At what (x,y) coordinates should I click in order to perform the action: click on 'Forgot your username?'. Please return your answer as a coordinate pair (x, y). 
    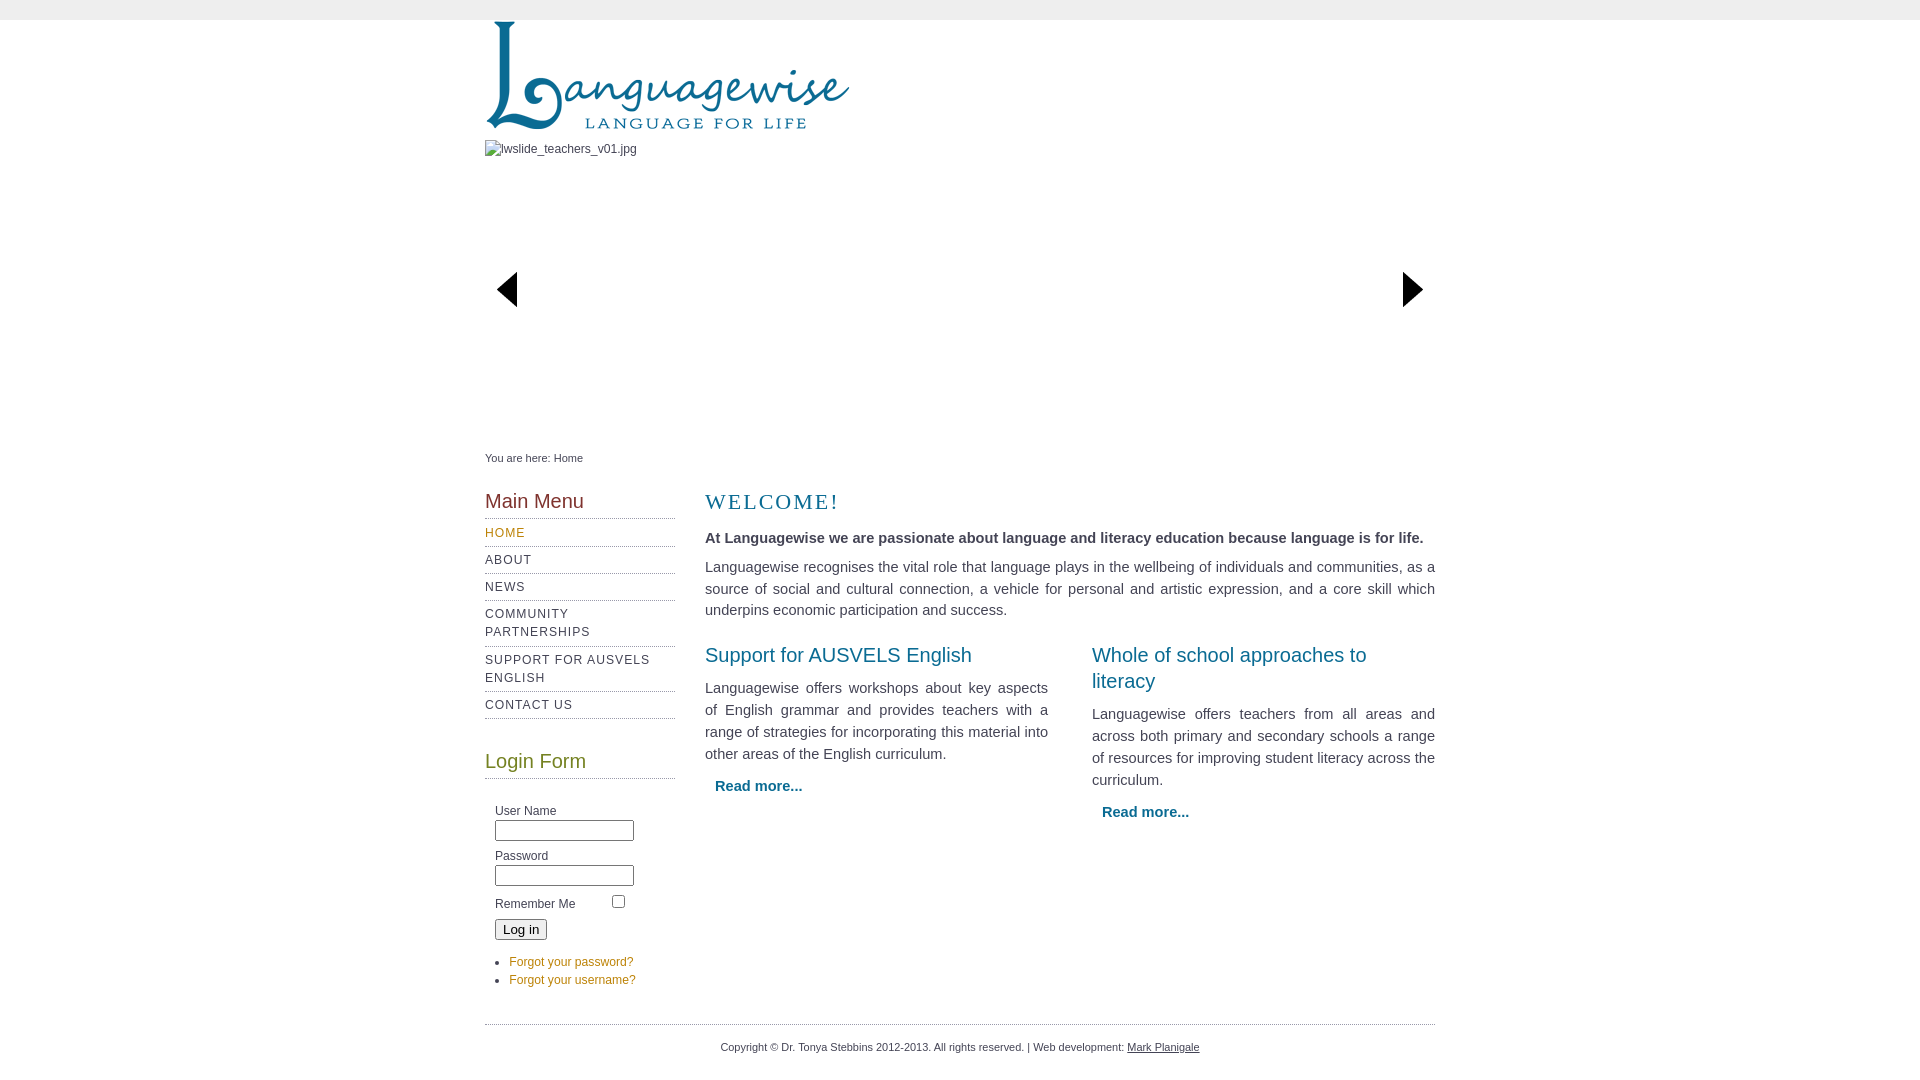
    Looking at the image, I should click on (570, 978).